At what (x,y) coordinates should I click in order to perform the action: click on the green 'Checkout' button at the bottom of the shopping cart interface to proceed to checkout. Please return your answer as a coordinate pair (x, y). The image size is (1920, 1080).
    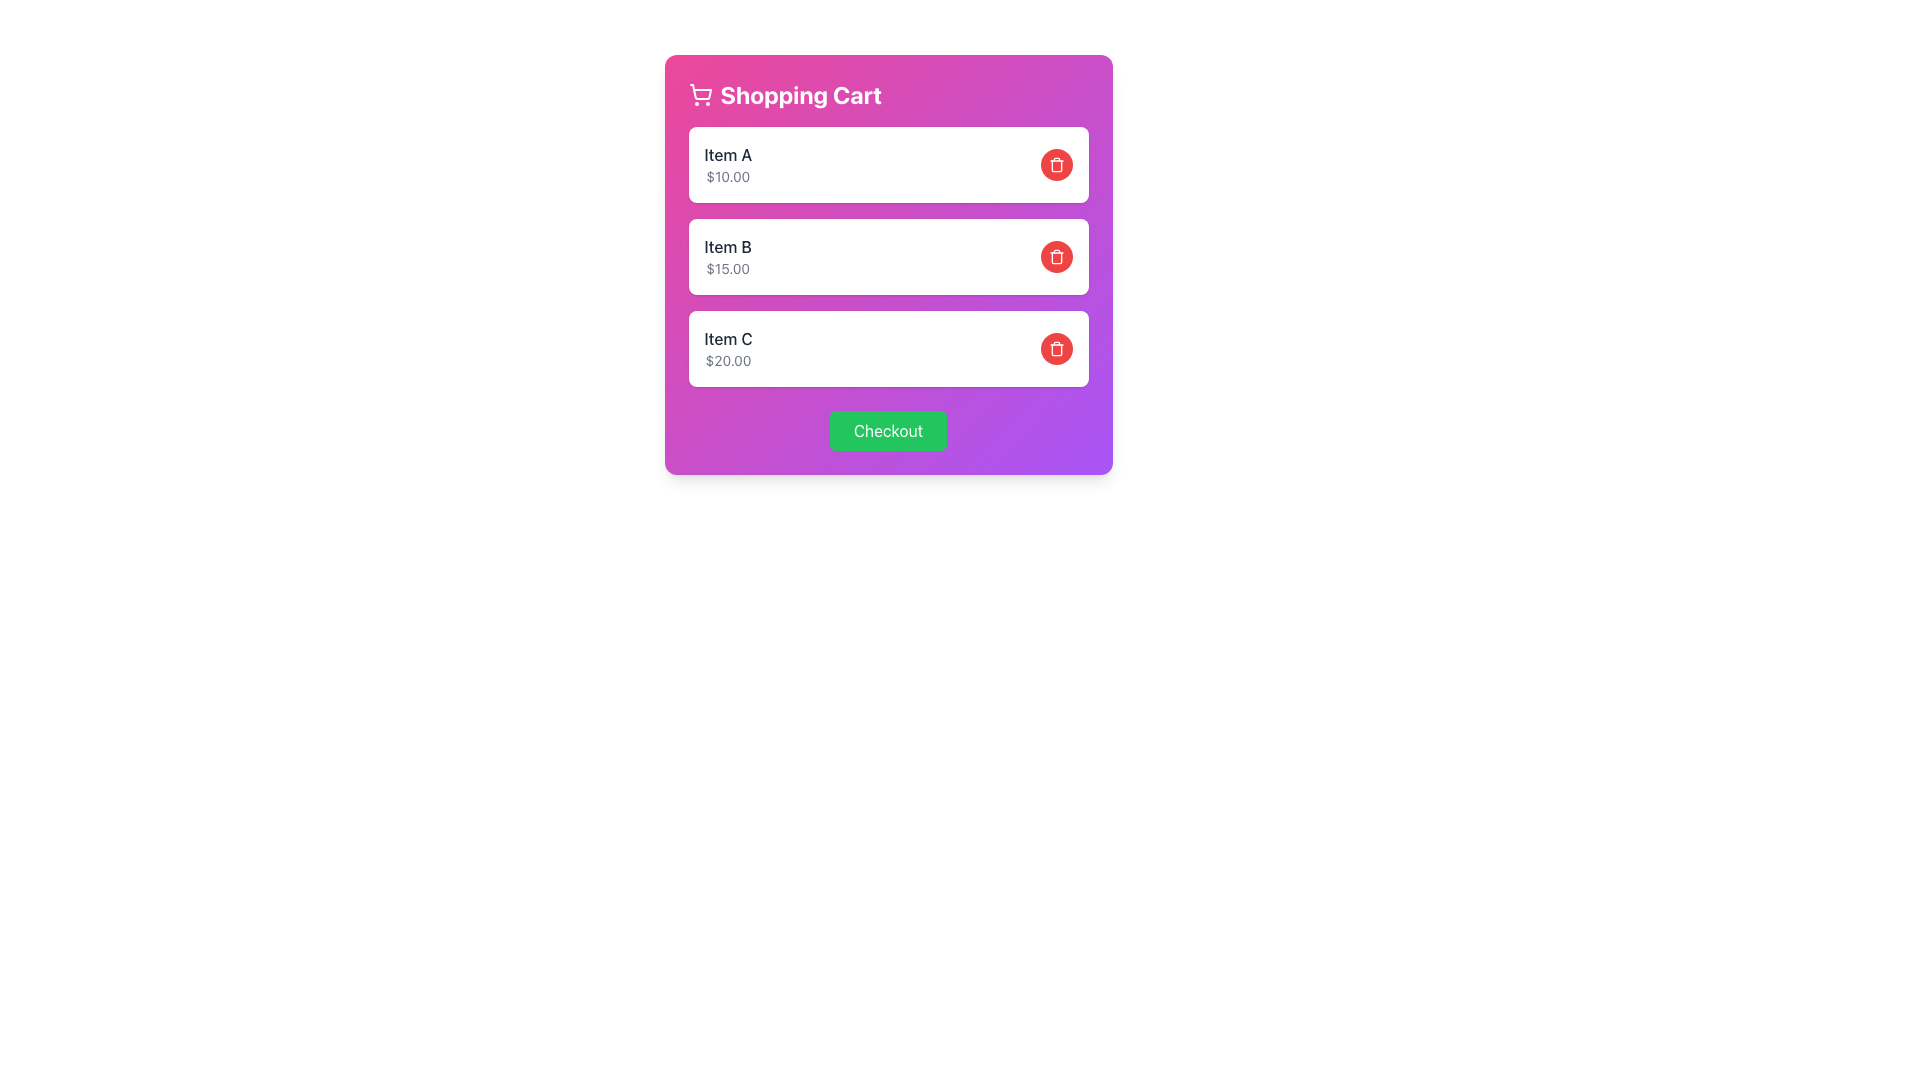
    Looking at the image, I should click on (887, 430).